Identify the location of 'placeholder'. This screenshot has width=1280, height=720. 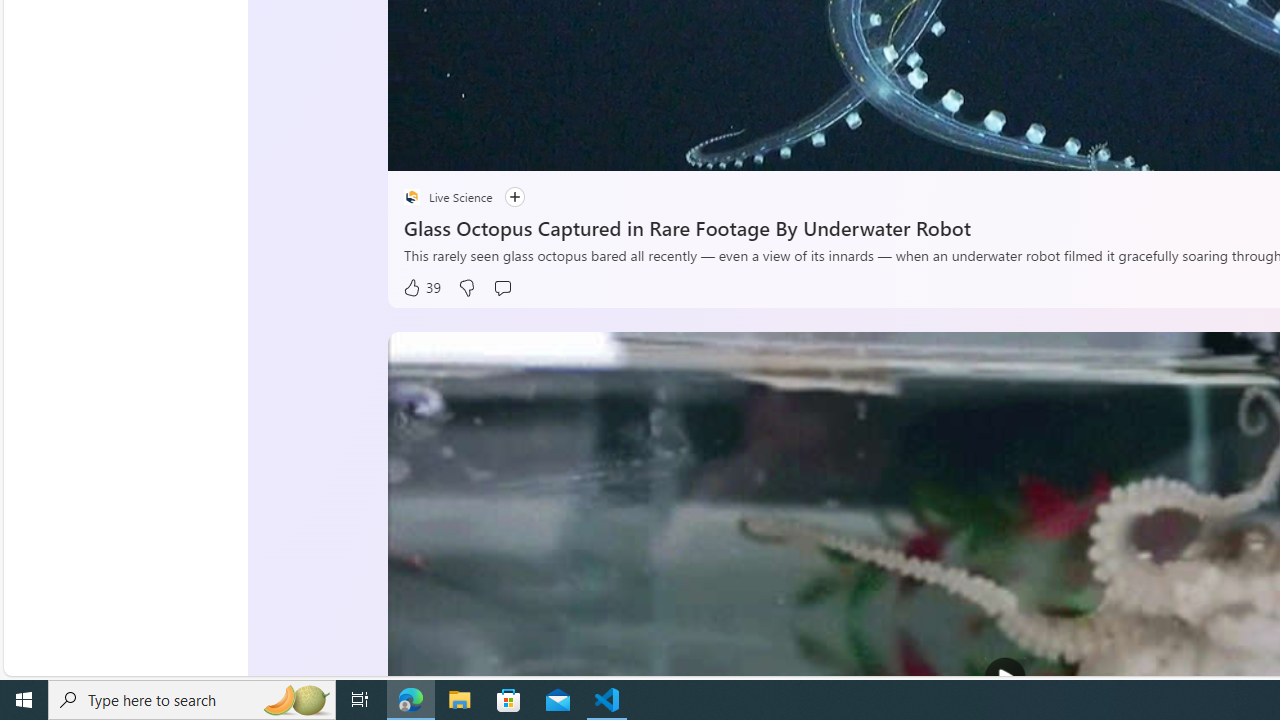
(411, 197).